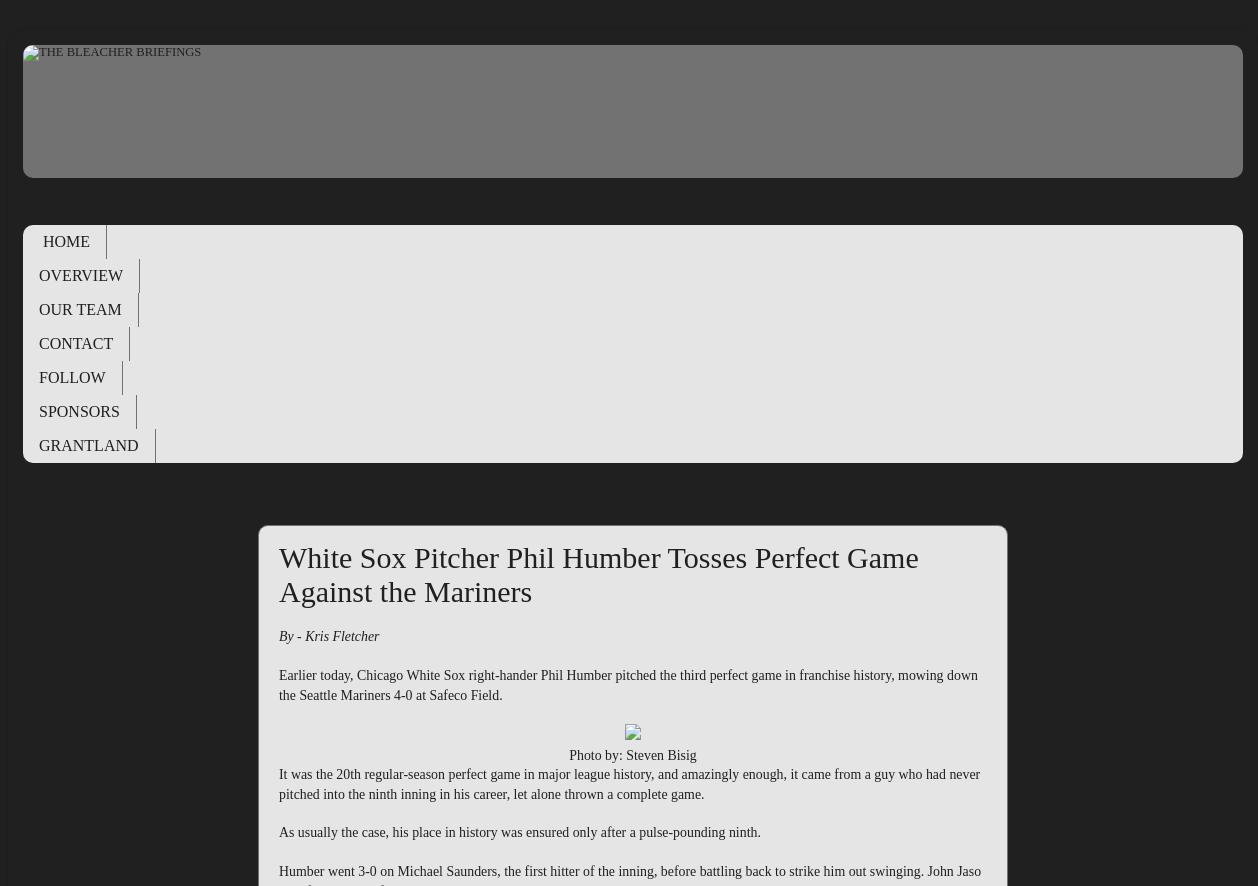 The image size is (1258, 886). I want to click on 'CONTACT', so click(75, 341).